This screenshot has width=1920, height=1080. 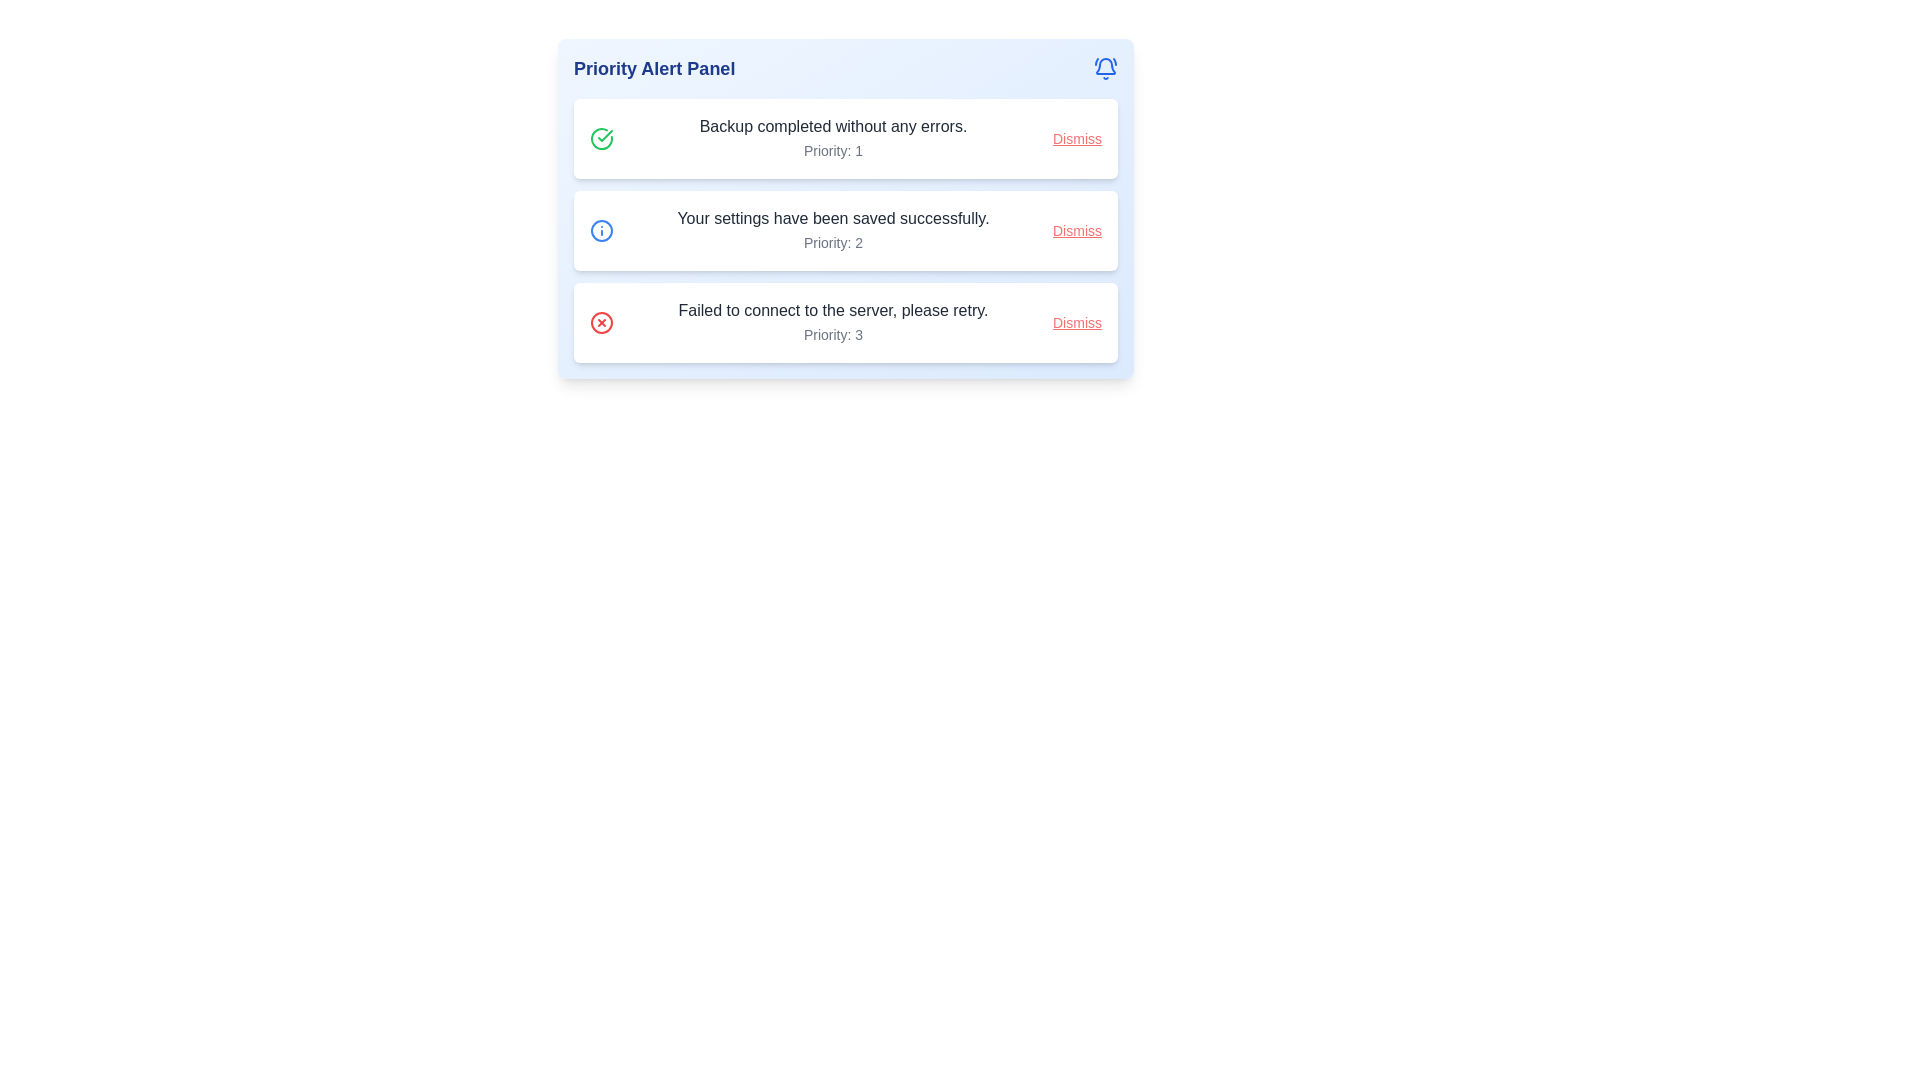 I want to click on notification text from the first notification card in the vertical list that indicates a successful backup operation, so click(x=845, y=137).